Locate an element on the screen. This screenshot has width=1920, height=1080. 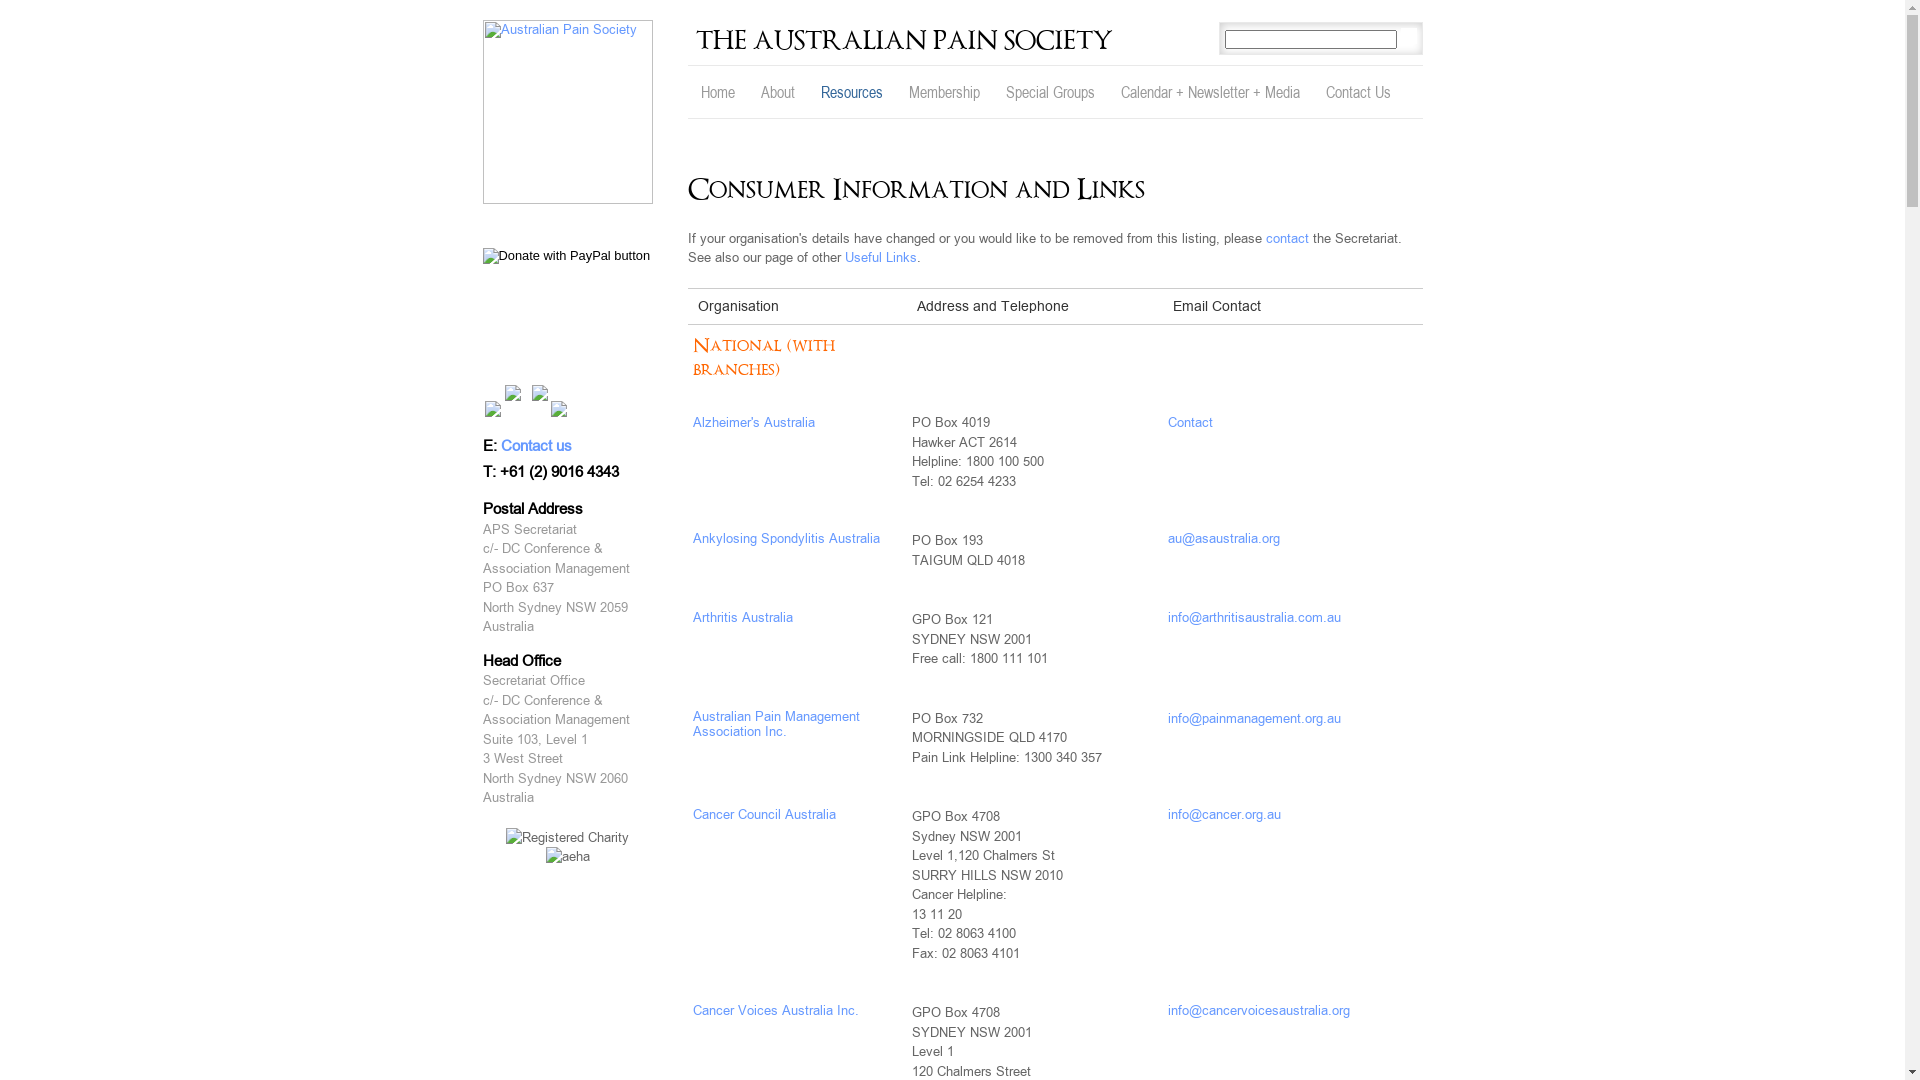
'About' is located at coordinates (747, 92).